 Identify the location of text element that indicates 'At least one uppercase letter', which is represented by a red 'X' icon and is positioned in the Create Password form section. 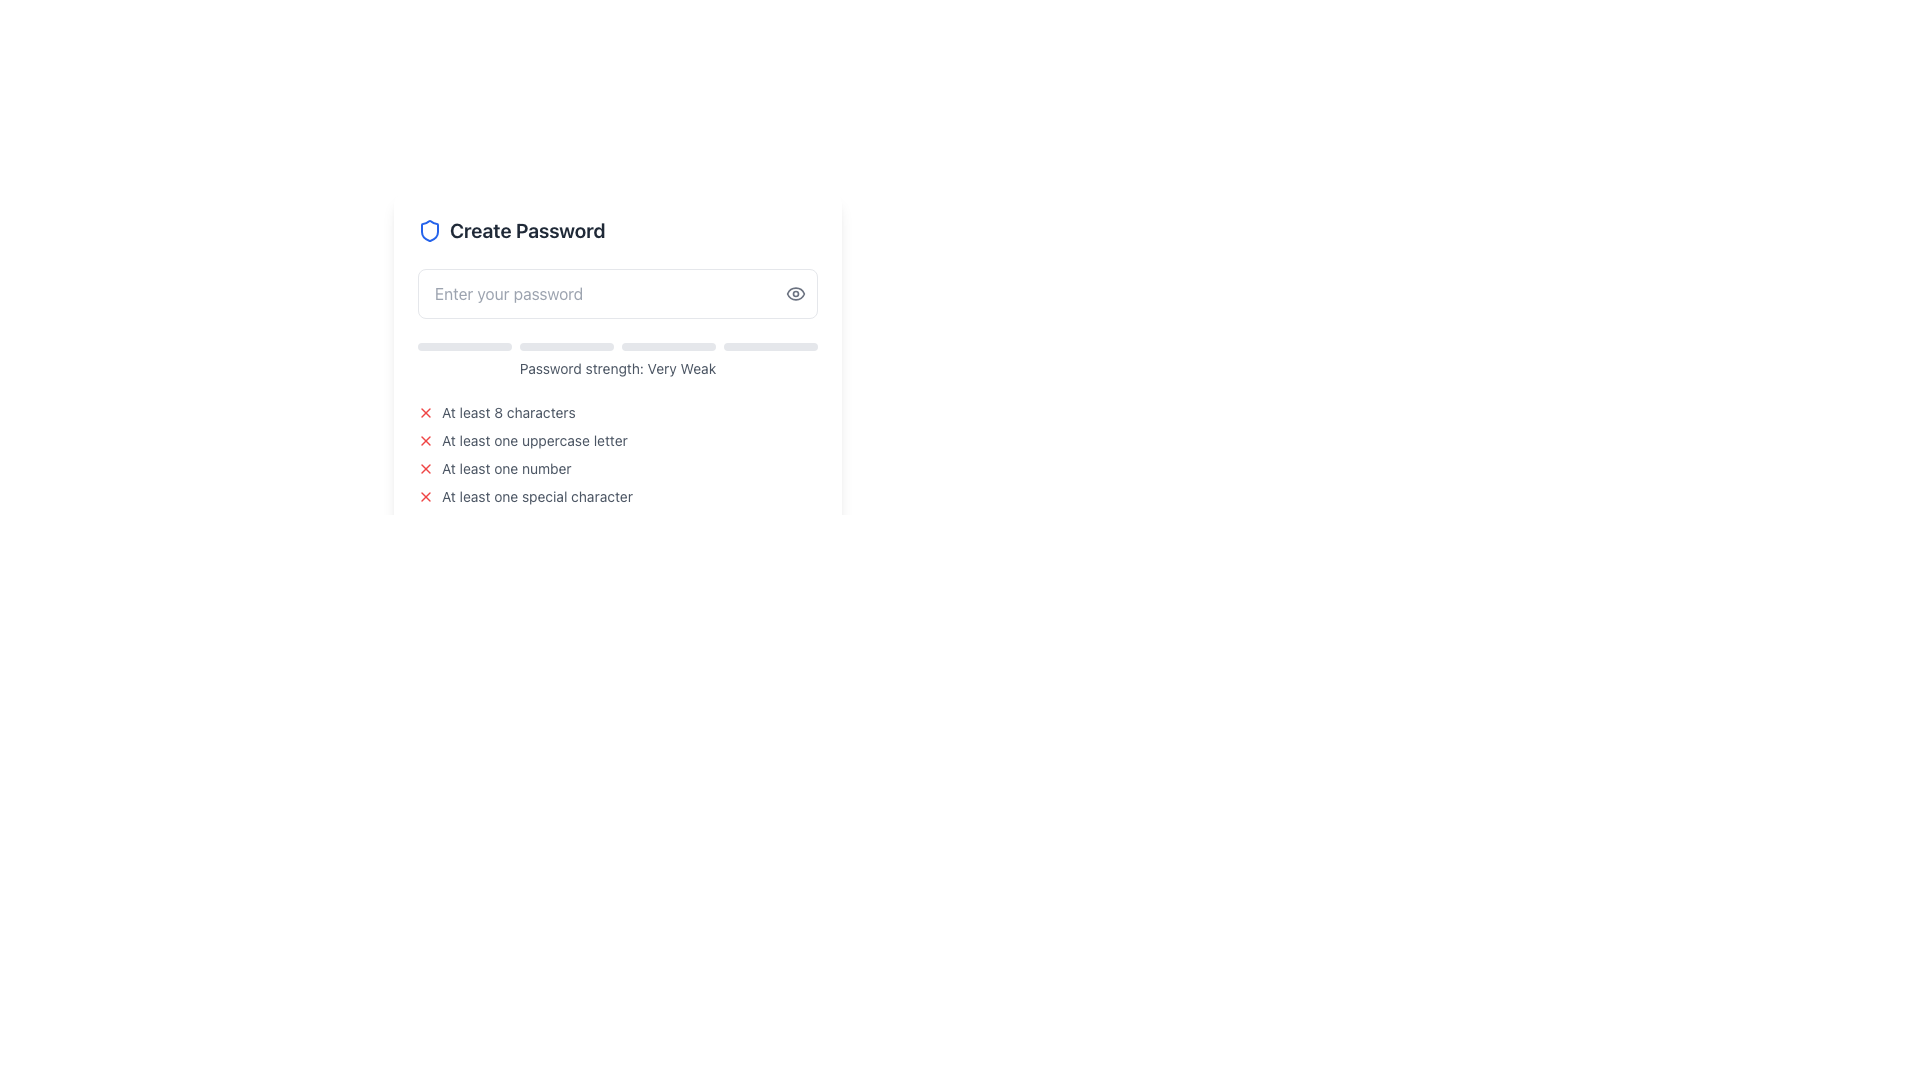
(617, 439).